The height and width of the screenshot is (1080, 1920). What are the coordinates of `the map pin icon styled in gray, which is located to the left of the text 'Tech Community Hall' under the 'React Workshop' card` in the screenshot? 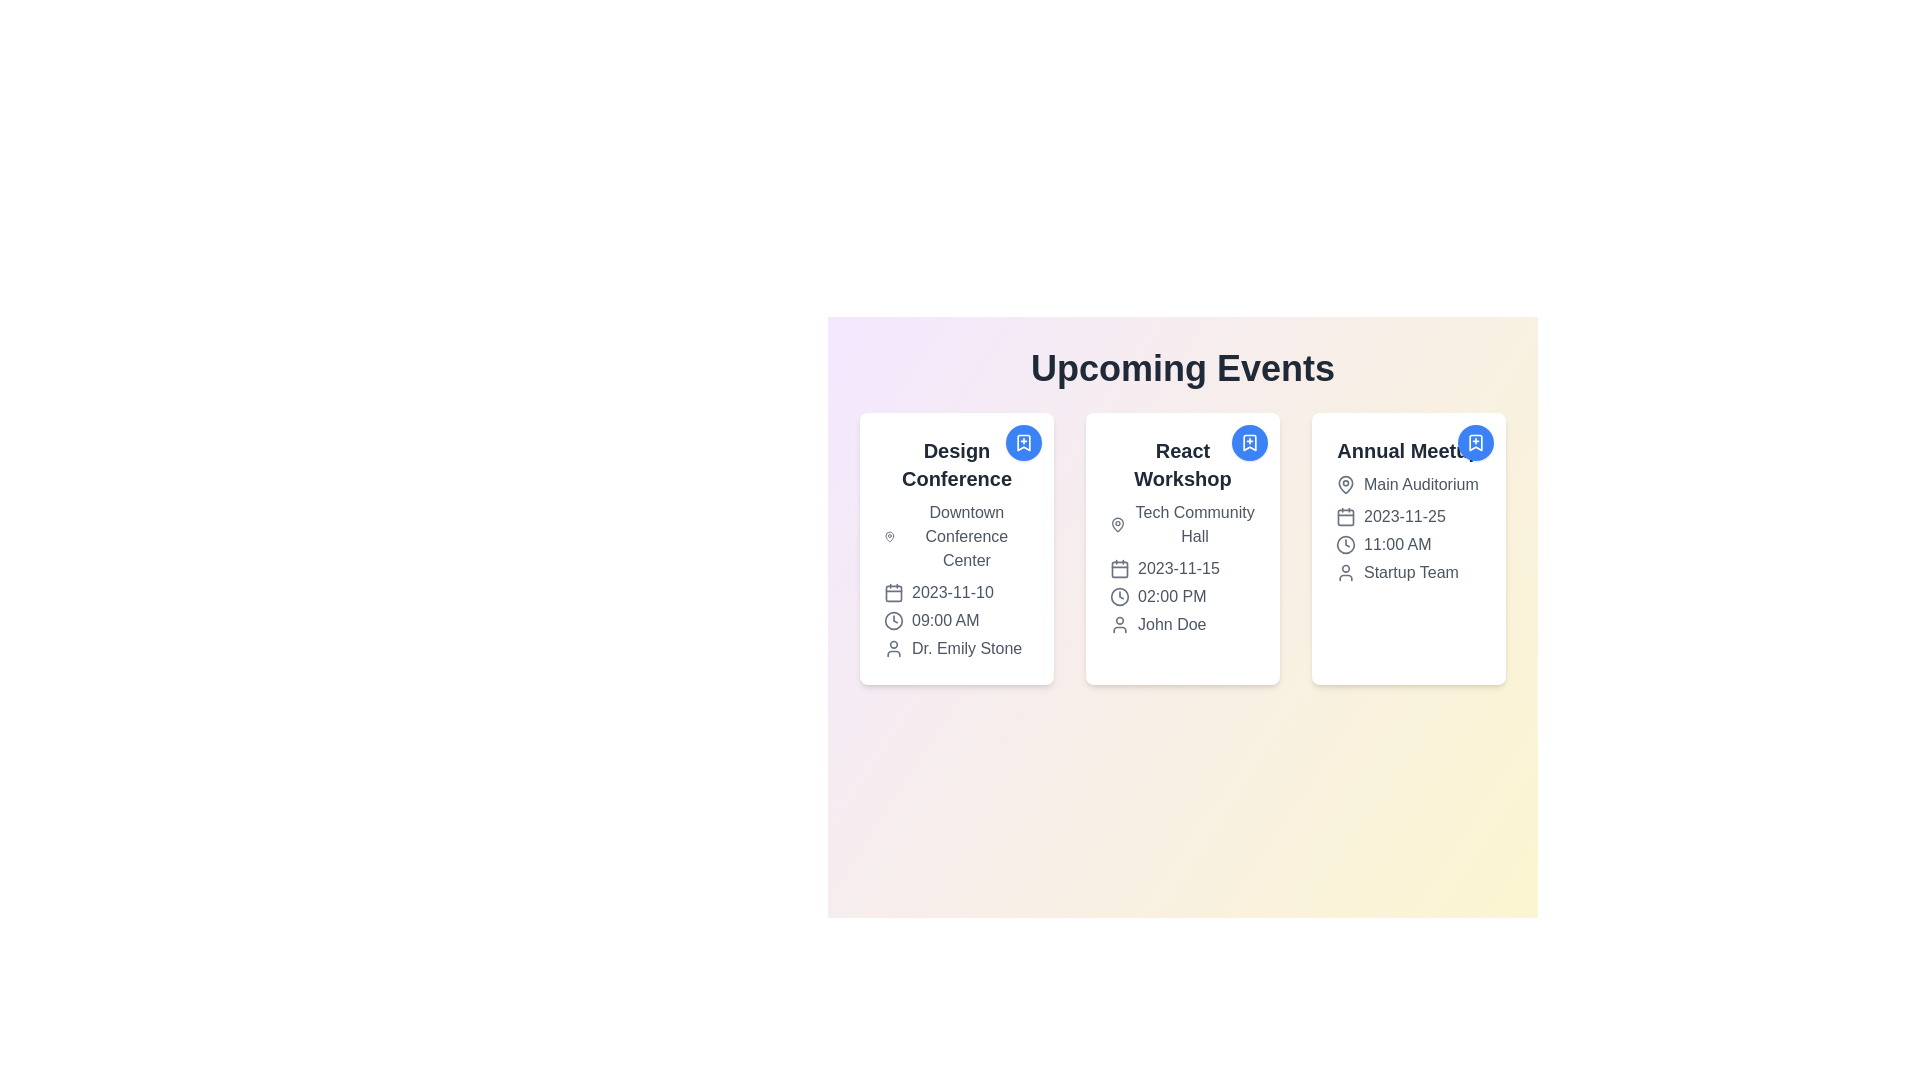 It's located at (1117, 523).